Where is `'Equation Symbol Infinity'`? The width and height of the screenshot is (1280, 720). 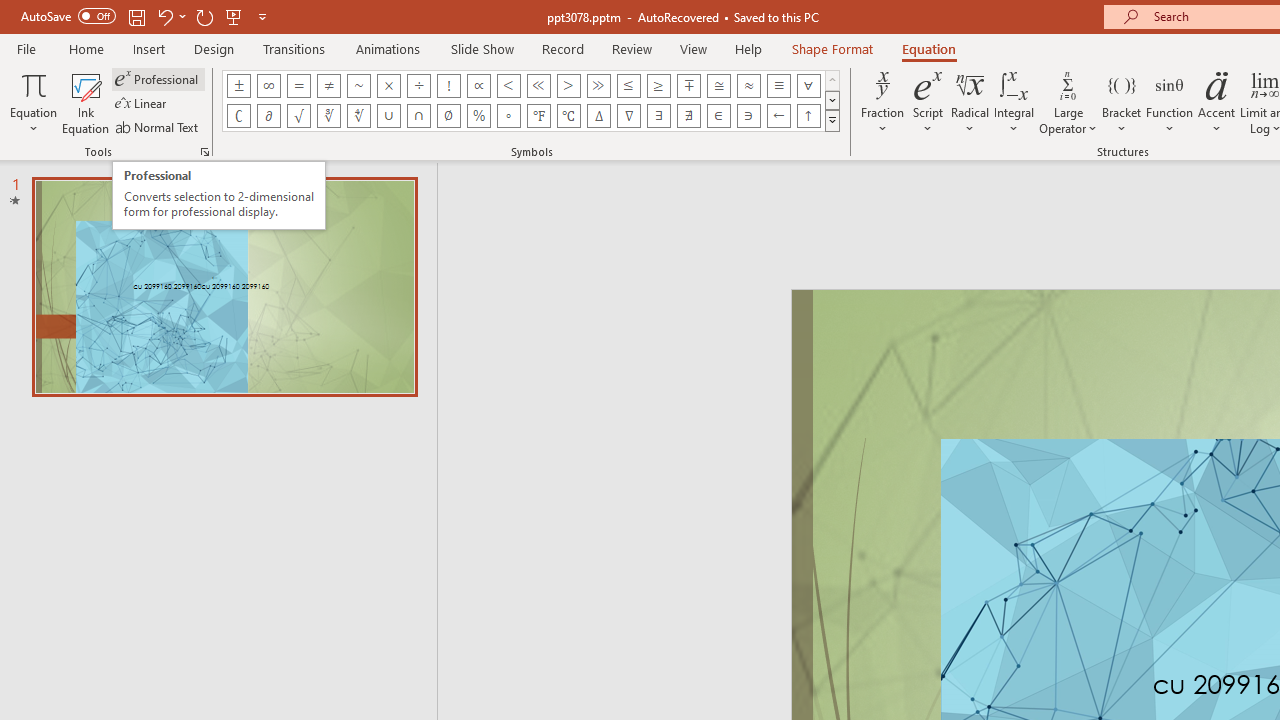
'Equation Symbol Infinity' is located at coordinates (267, 85).